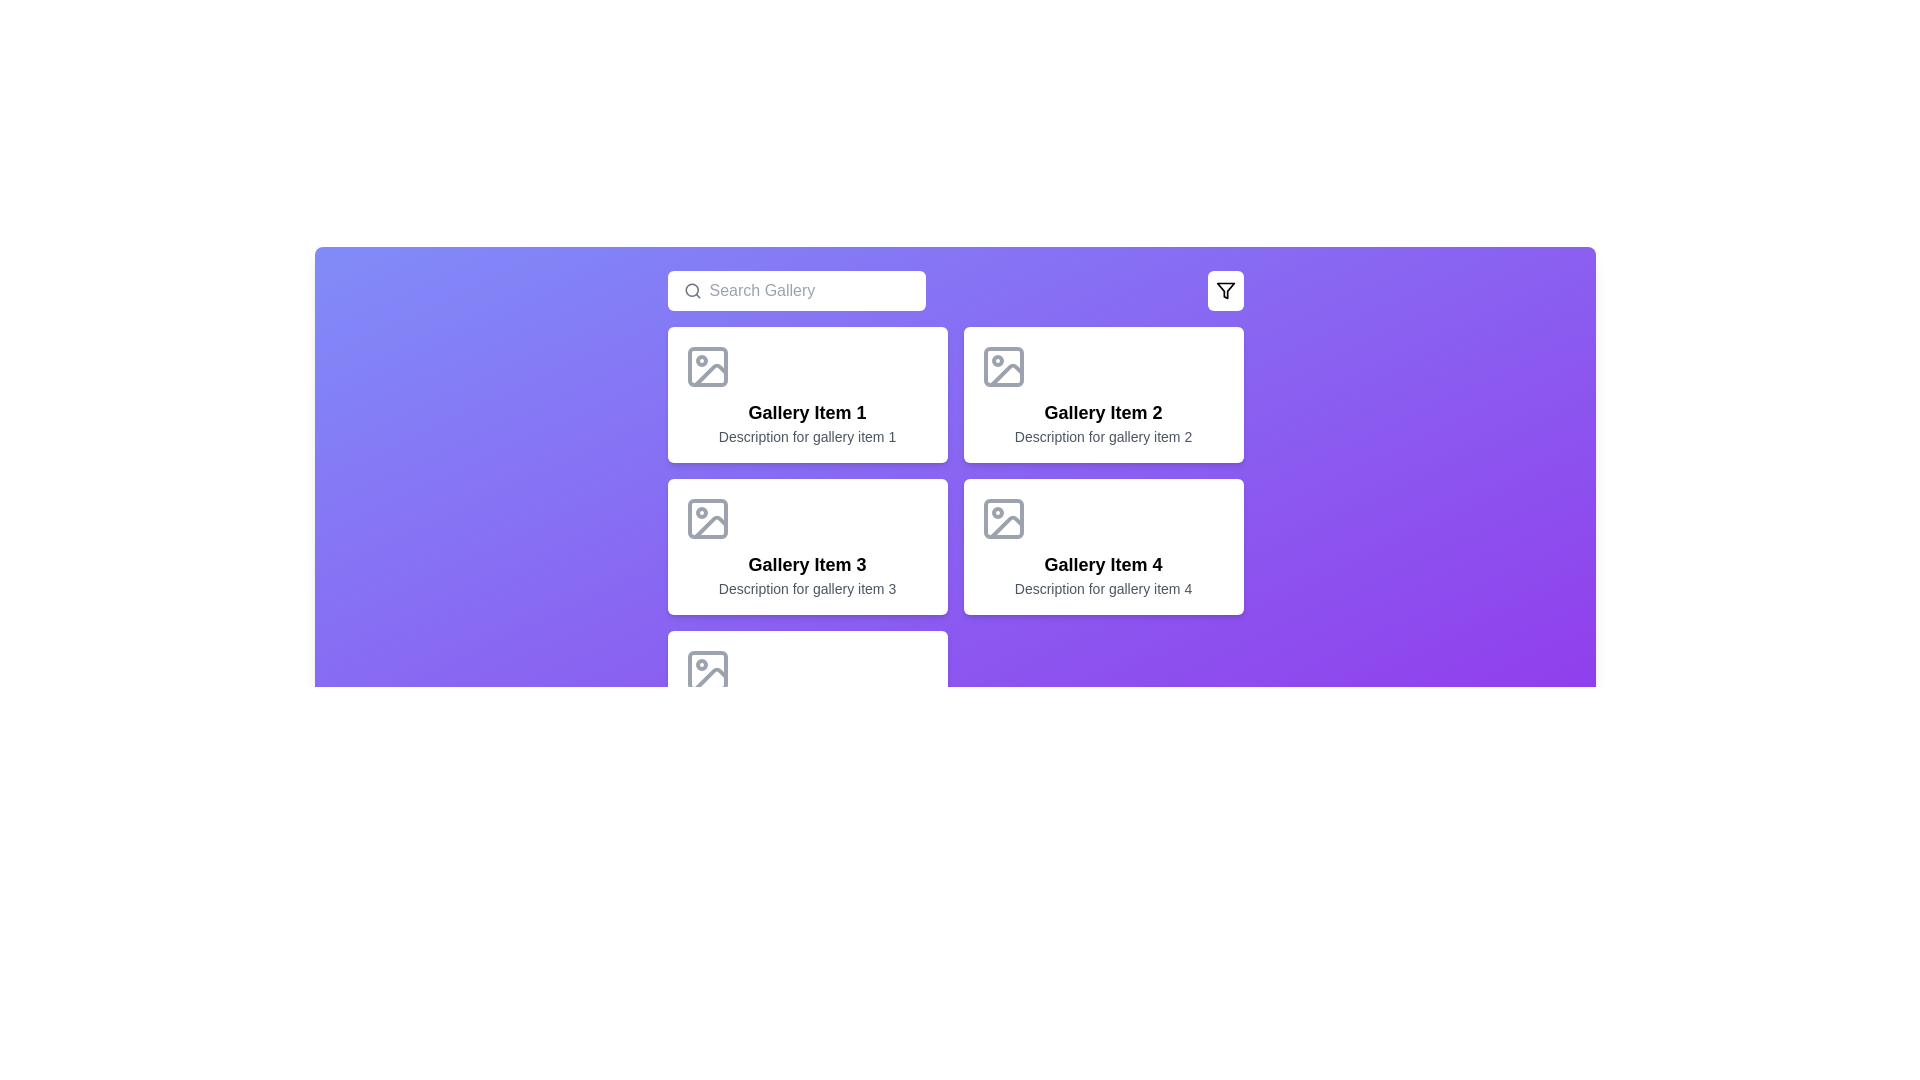 The height and width of the screenshot is (1080, 1920). What do you see at coordinates (691, 290) in the screenshot?
I see `the circular search icon, which is part of the SVG in the search functionality component, located near the top-left of the interface` at bounding box center [691, 290].